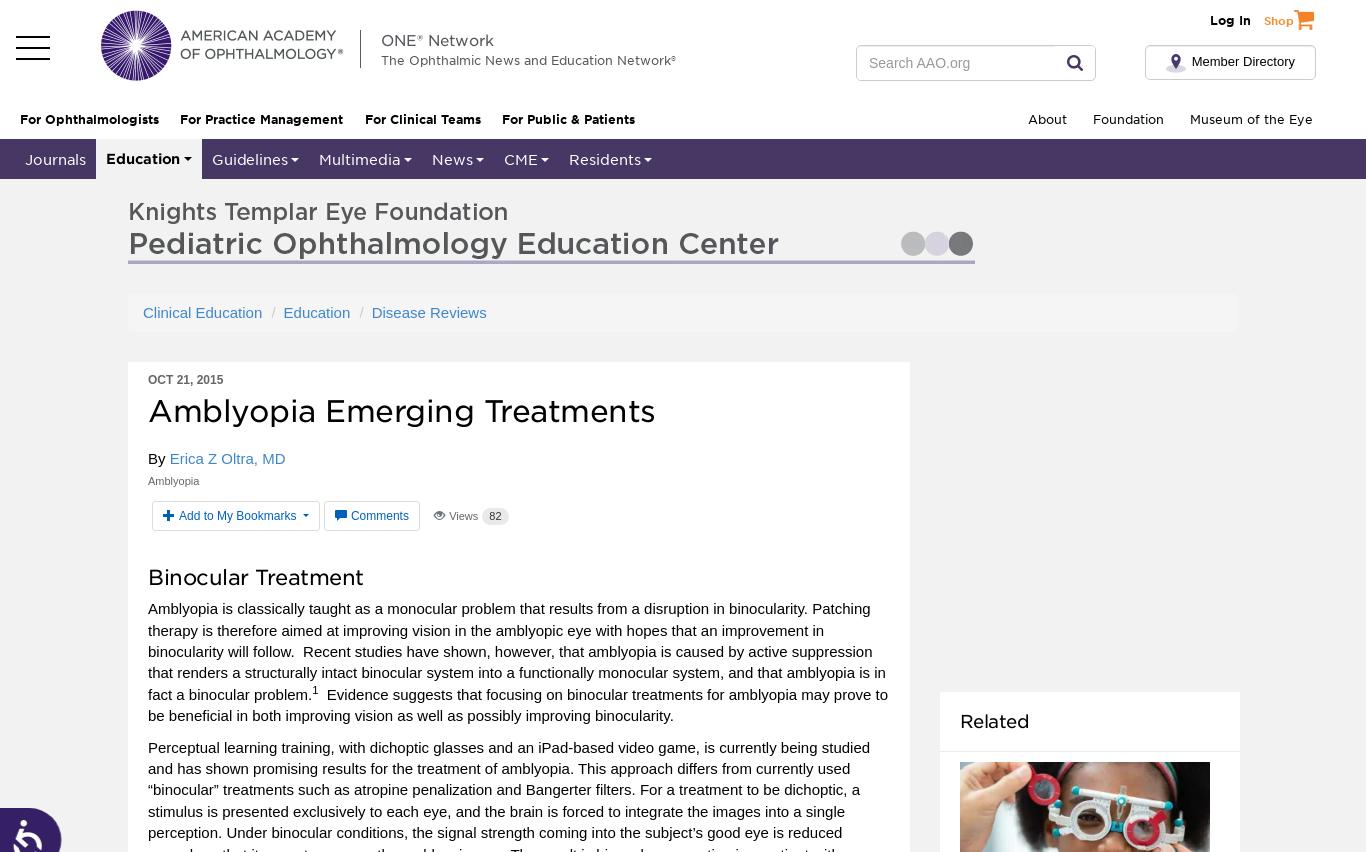 Image resolution: width=1366 pixels, height=852 pixels. What do you see at coordinates (146, 650) in the screenshot?
I see `'Amblyopia is classically taught as a monocular problem that results from a disruption in binocularity. Patching therapy is therefore aimed at improving vision in the amblyopic eye with hopes that an improvement in binocularity will follow.  Recent studies have shown, however, that amblyopia is caused by active suppression that renders a structurally intact binocular system into a functionally monocular system, and that amblyopia is in fact a binocular problem.'` at bounding box center [146, 650].